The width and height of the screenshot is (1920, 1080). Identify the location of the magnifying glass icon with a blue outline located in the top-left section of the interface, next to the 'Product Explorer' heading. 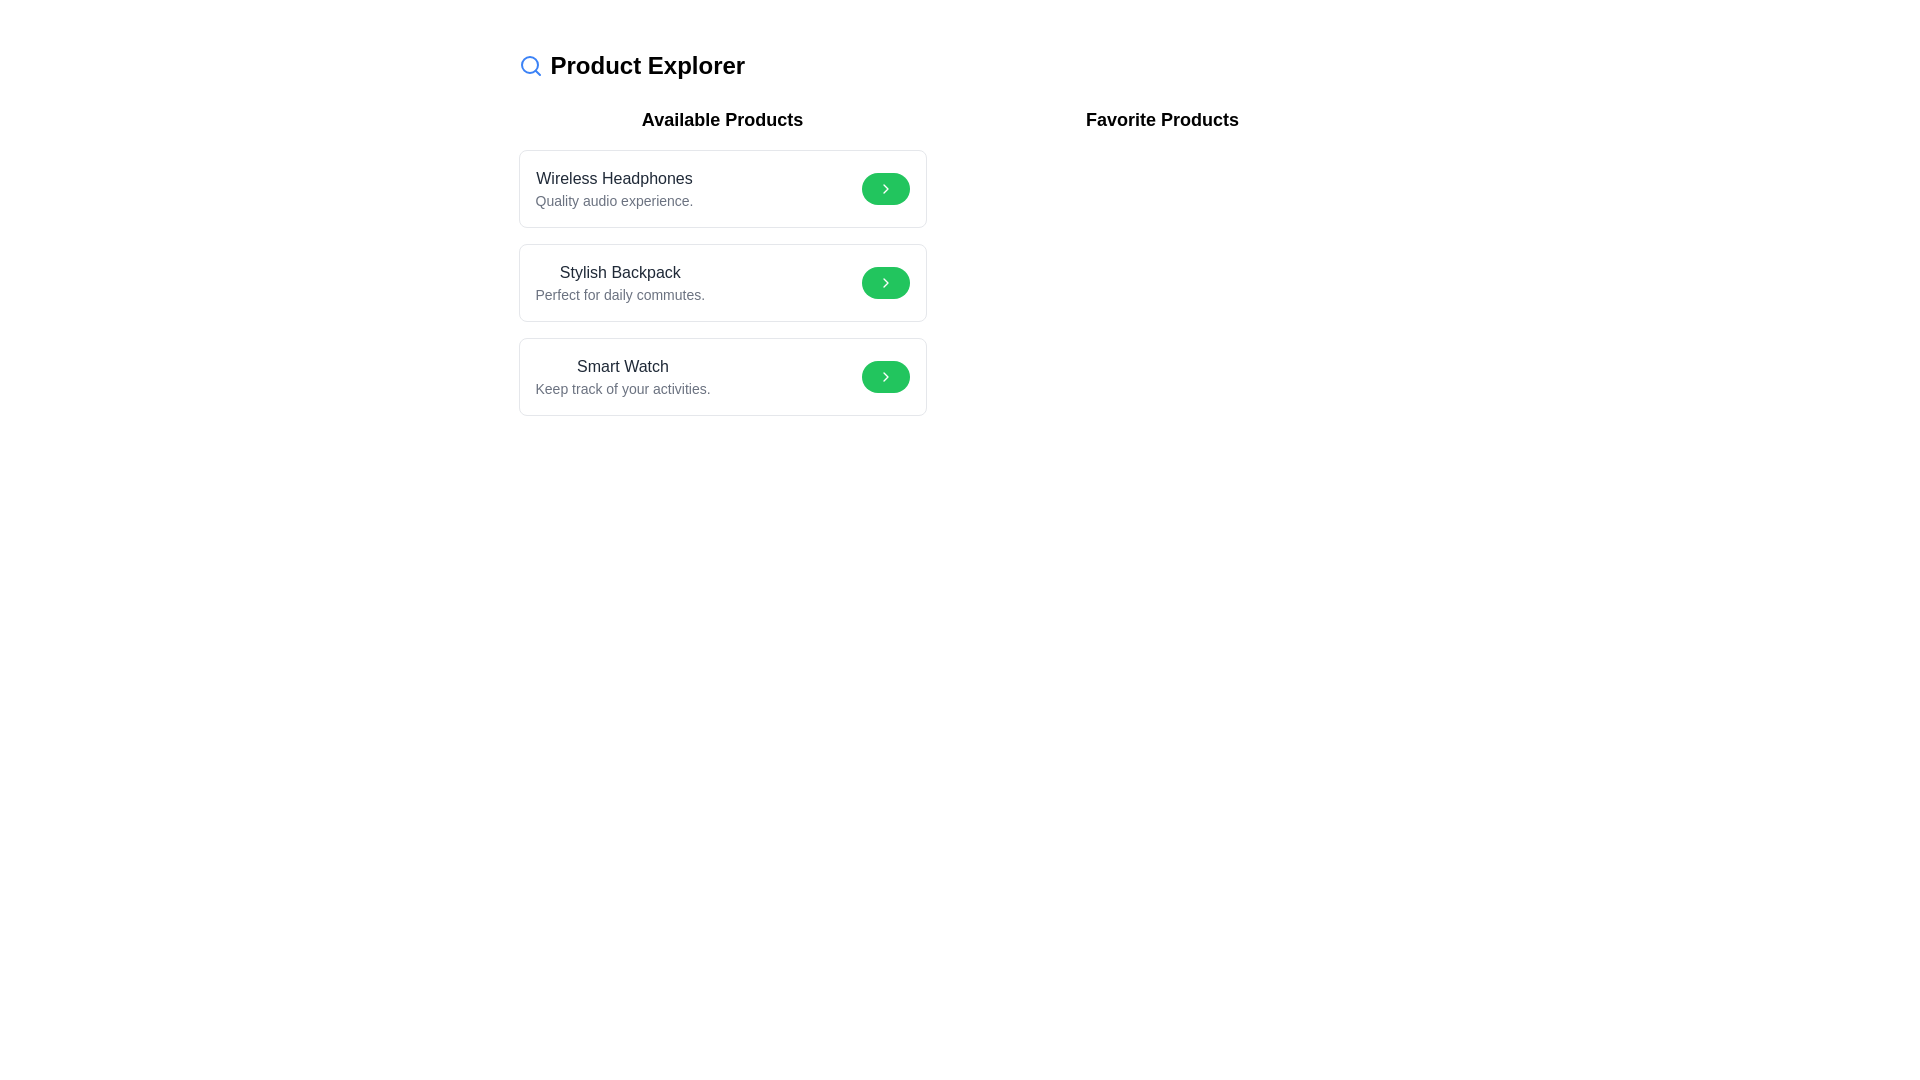
(530, 64).